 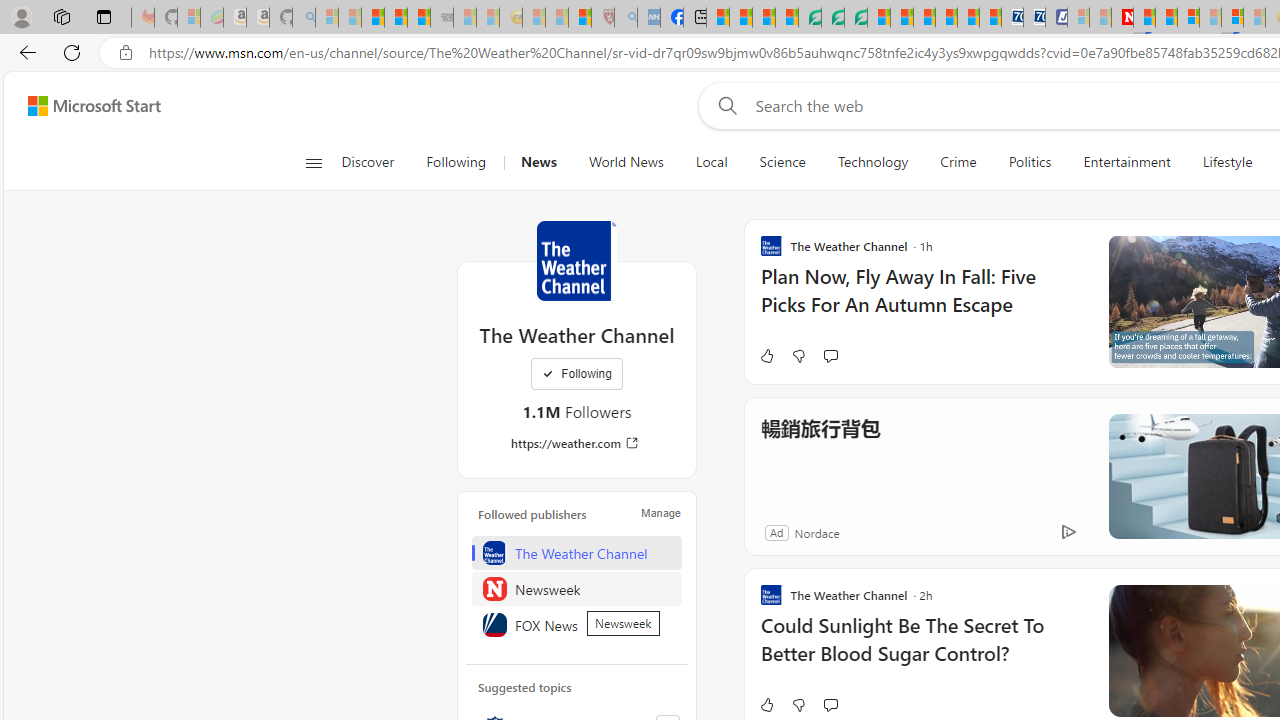 I want to click on 'Plan Now, Fly Away In Fall: Five Picks For An Autumn Escape', so click(x=921, y=300).